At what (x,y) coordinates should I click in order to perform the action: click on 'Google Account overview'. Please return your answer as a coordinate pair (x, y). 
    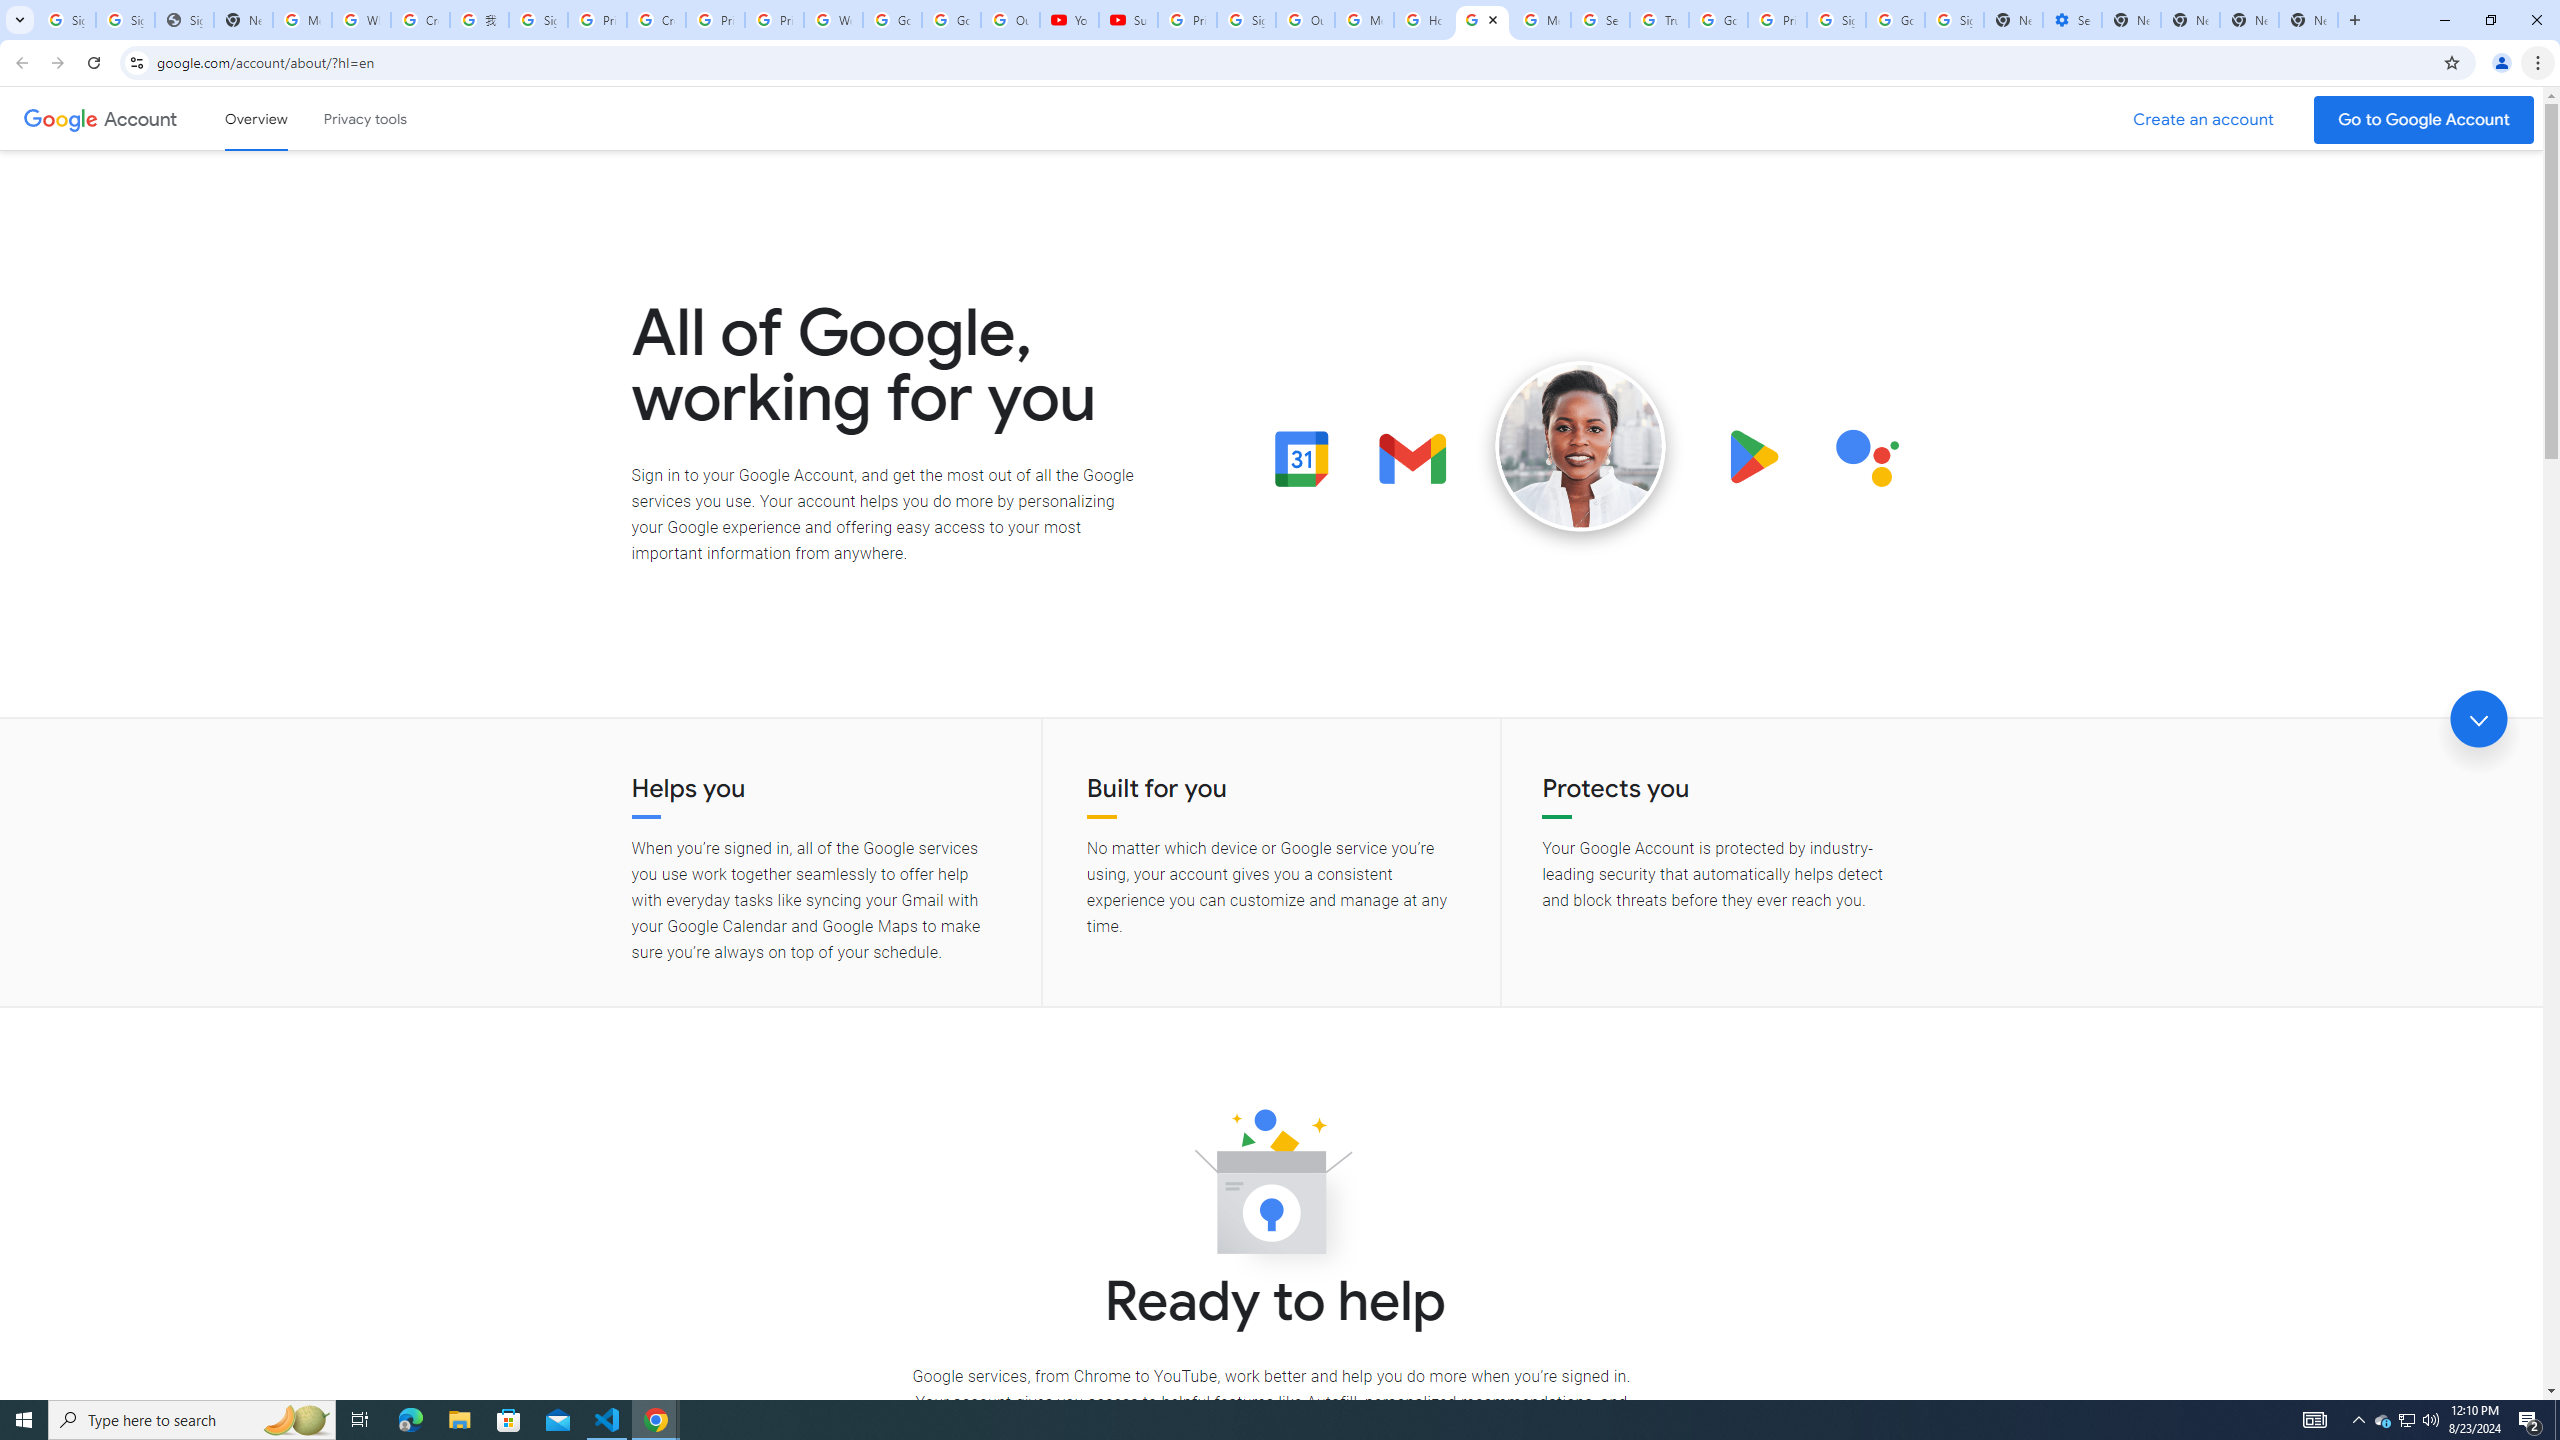
    Looking at the image, I should click on (256, 118).